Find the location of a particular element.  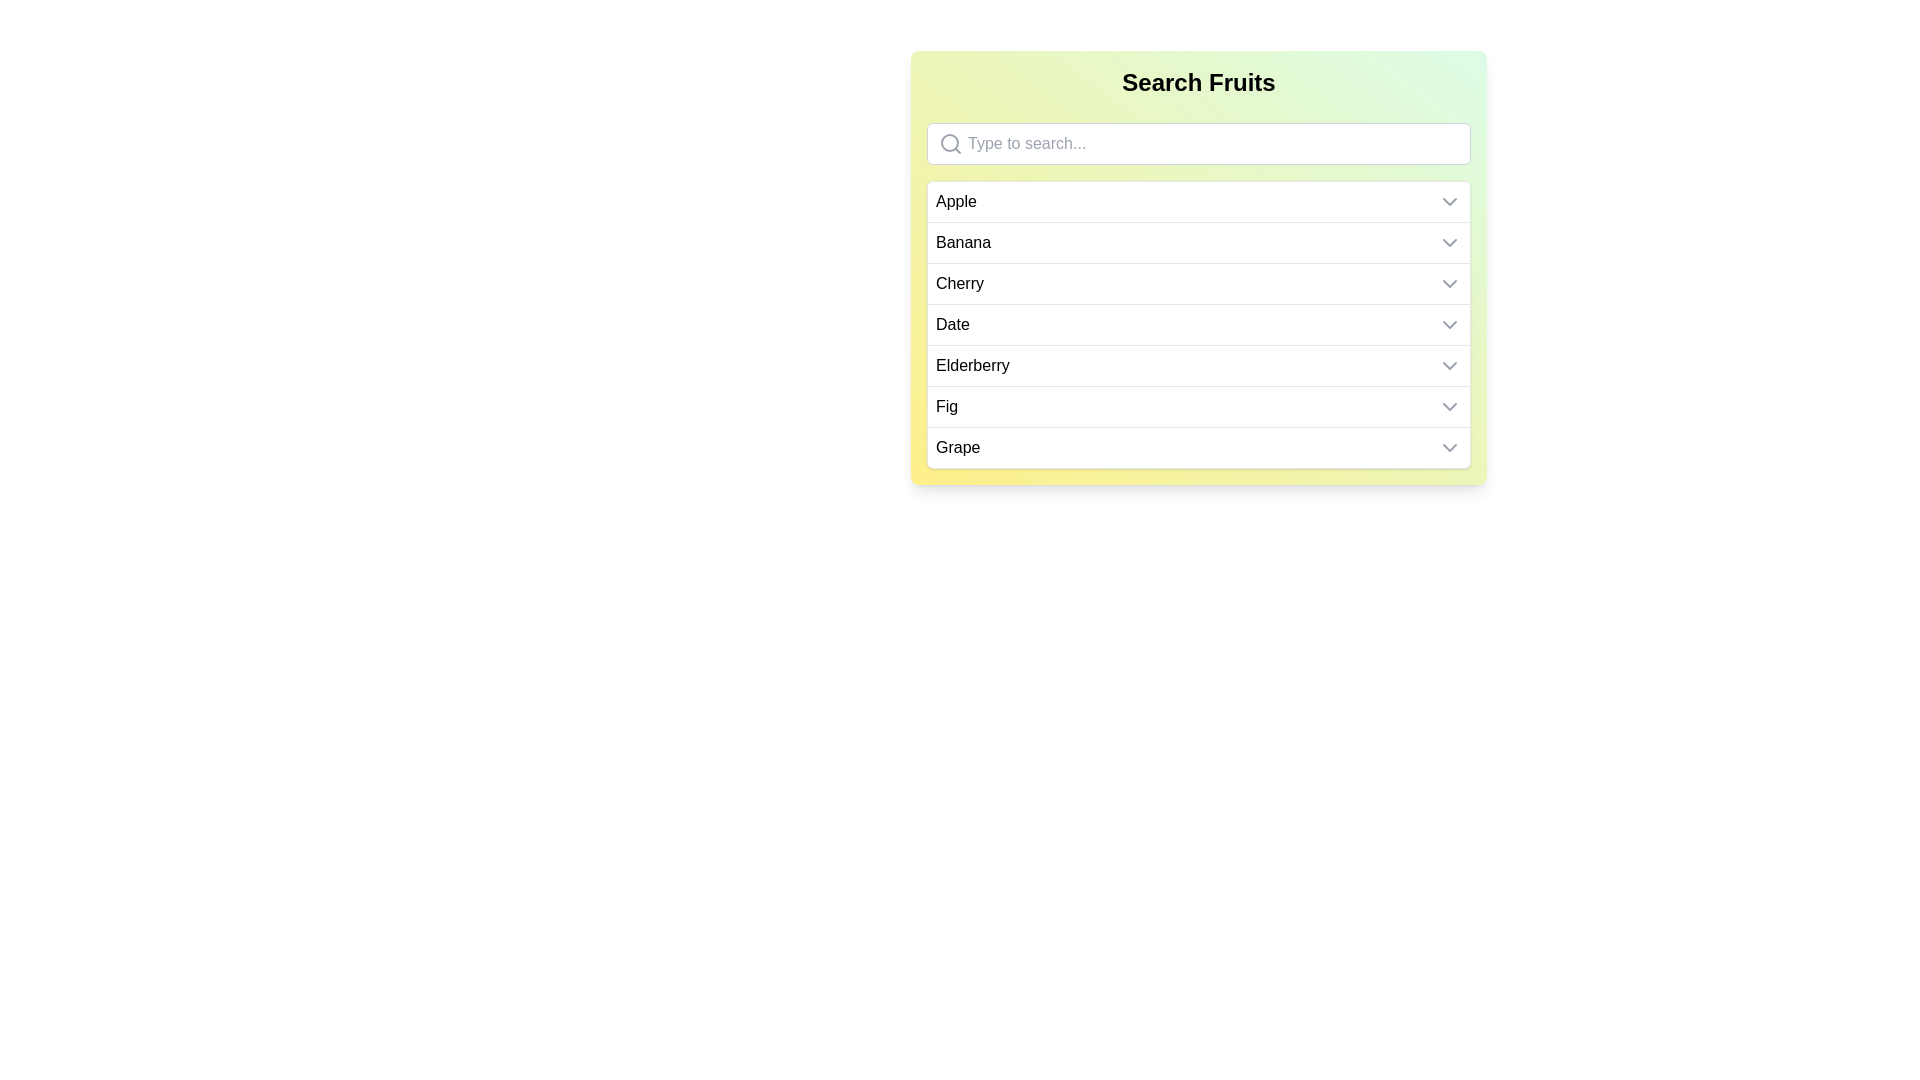

the chevron icon is located at coordinates (1449, 242).